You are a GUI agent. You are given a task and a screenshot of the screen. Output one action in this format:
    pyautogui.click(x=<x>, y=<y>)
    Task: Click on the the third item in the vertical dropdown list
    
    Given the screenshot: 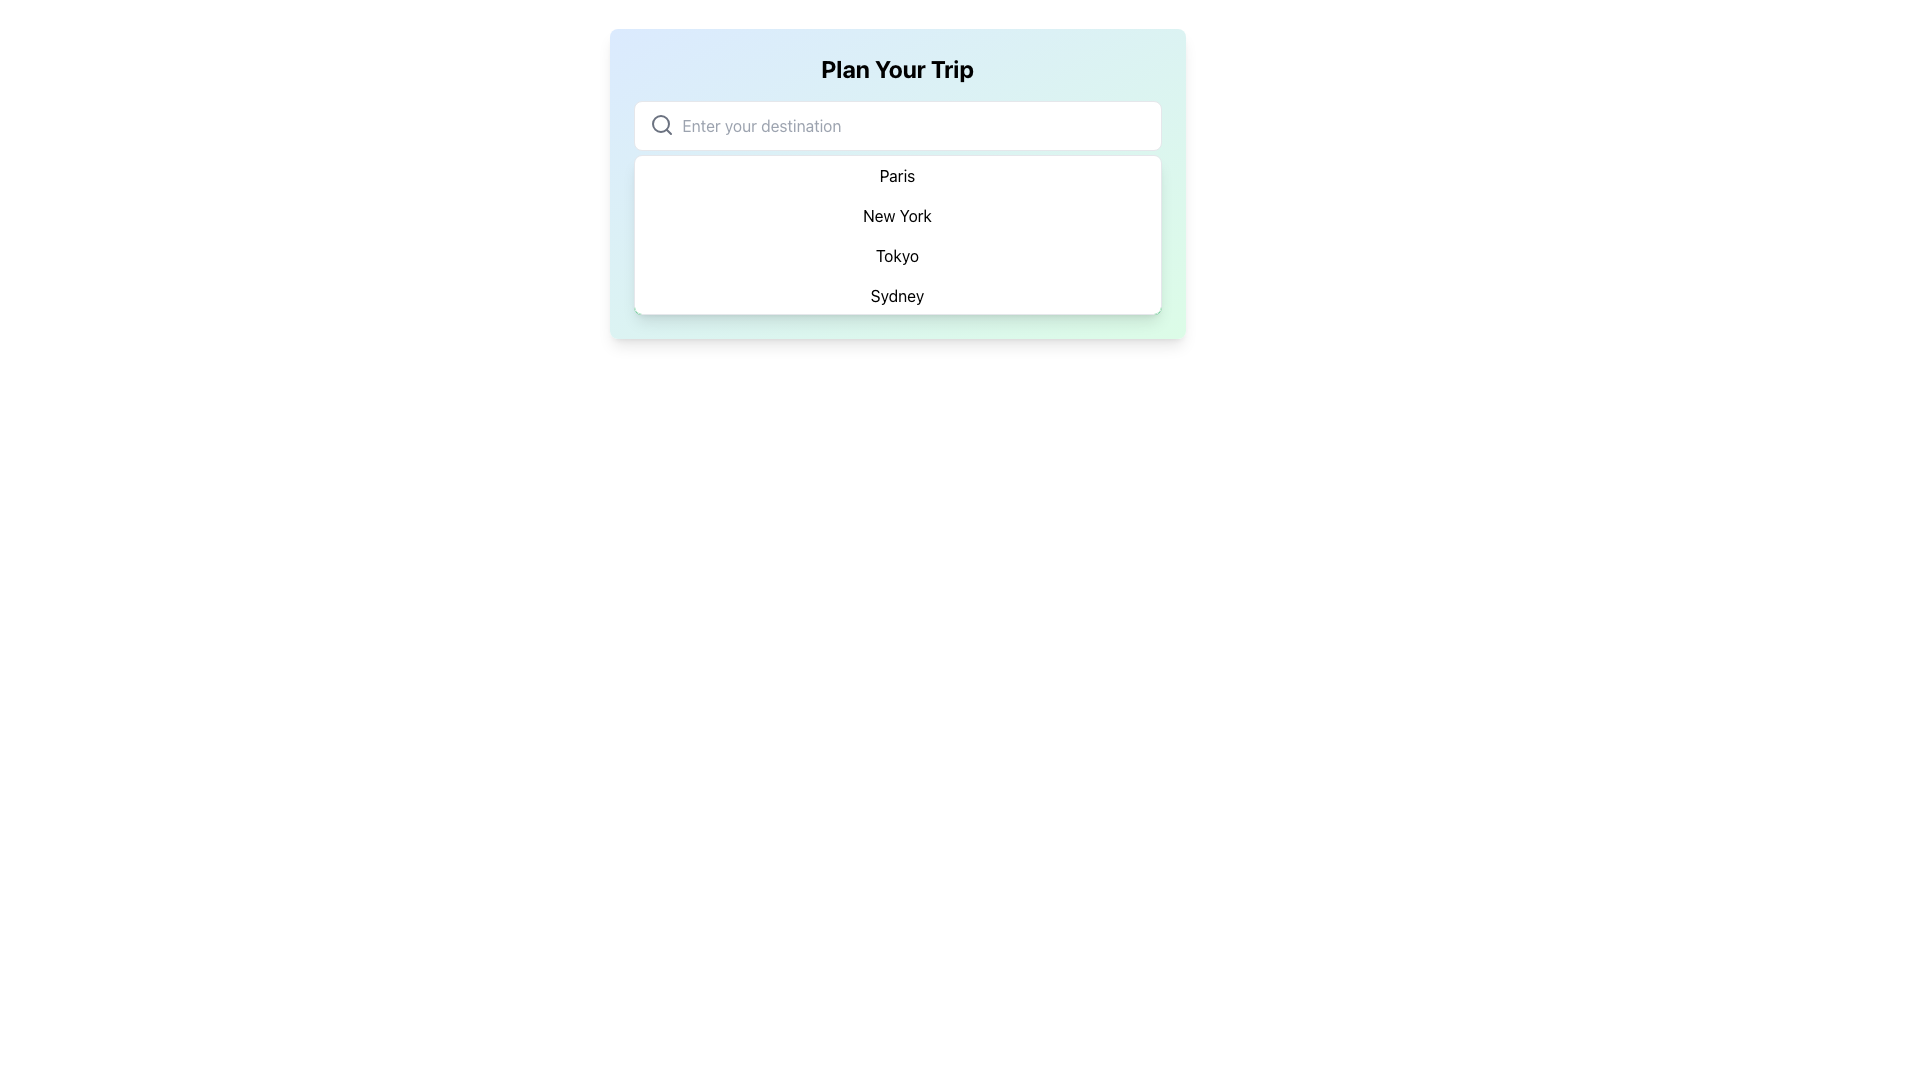 What is the action you would take?
    pyautogui.click(x=896, y=254)
    